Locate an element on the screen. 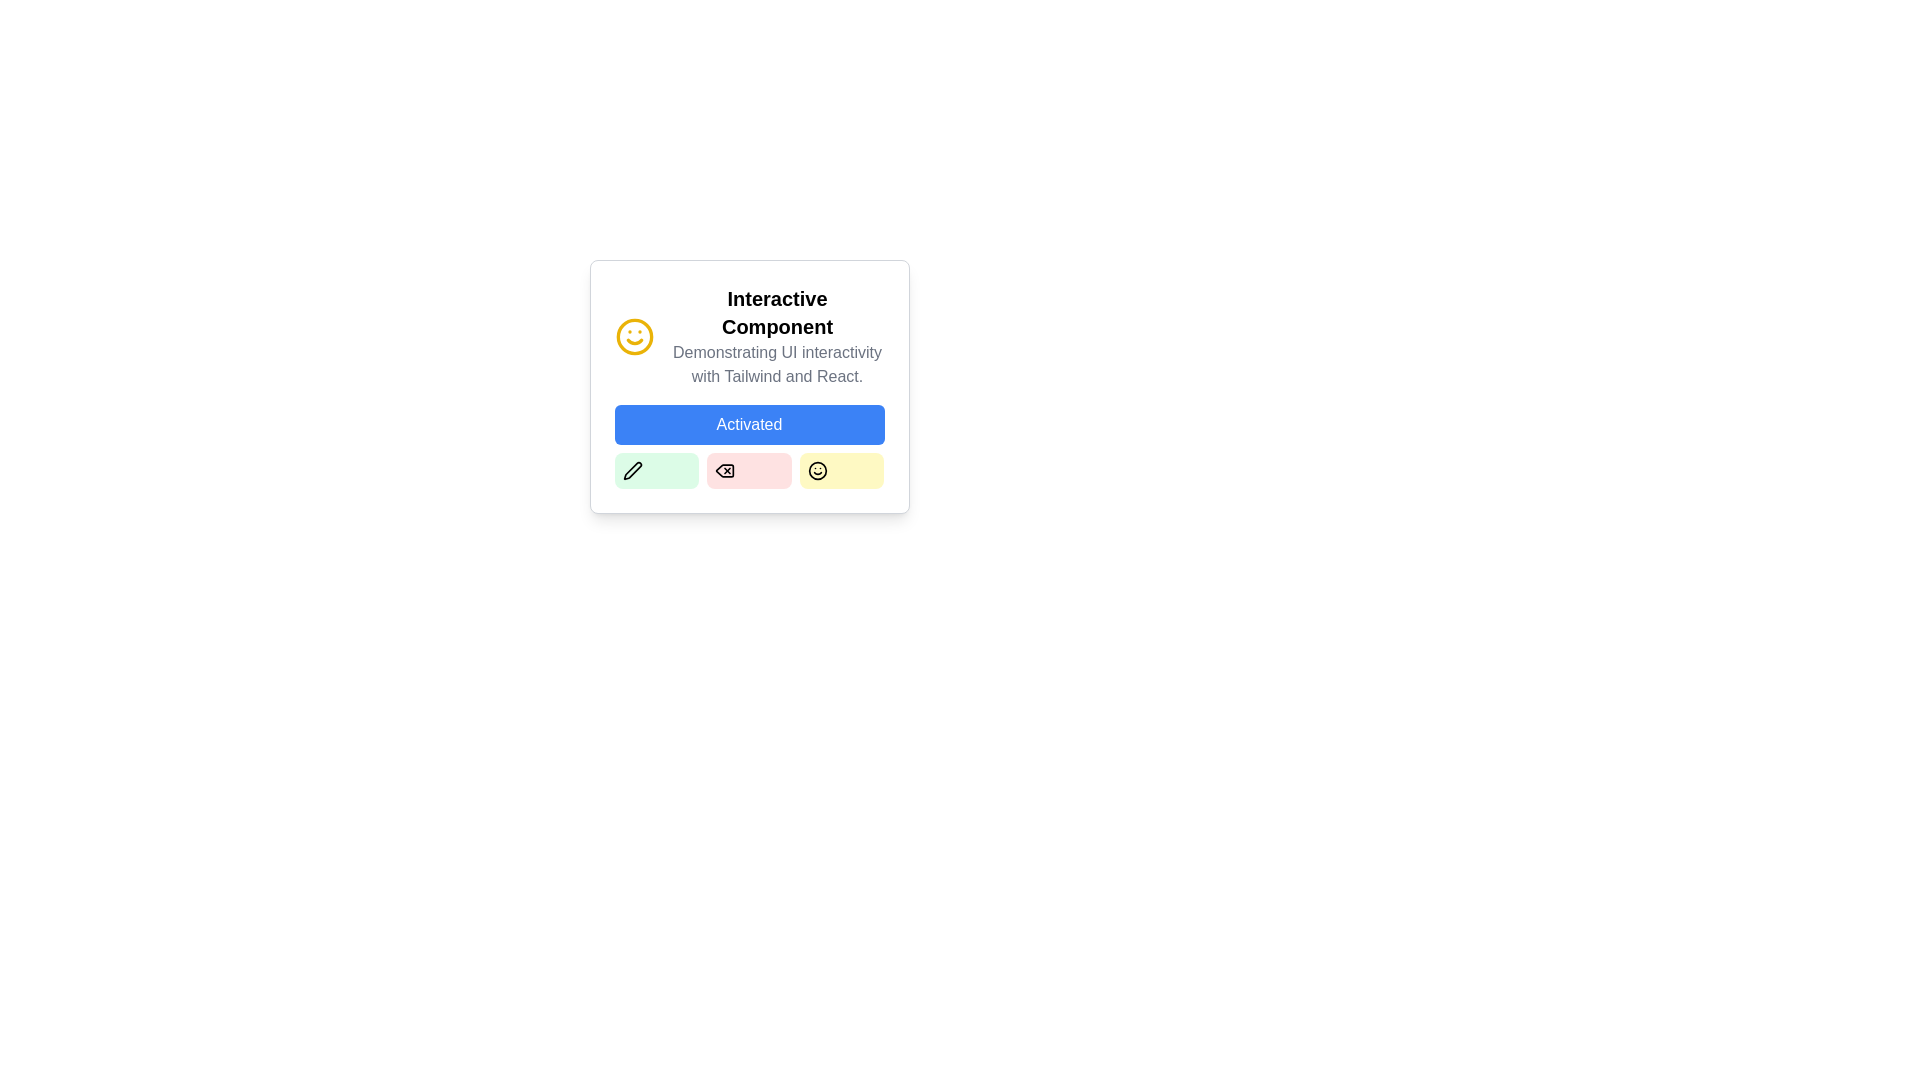  the text block containing the header 'Interactive Component' and the description 'Demonstrating UI interactivity with Tailwind and React.' is located at coordinates (776, 335).